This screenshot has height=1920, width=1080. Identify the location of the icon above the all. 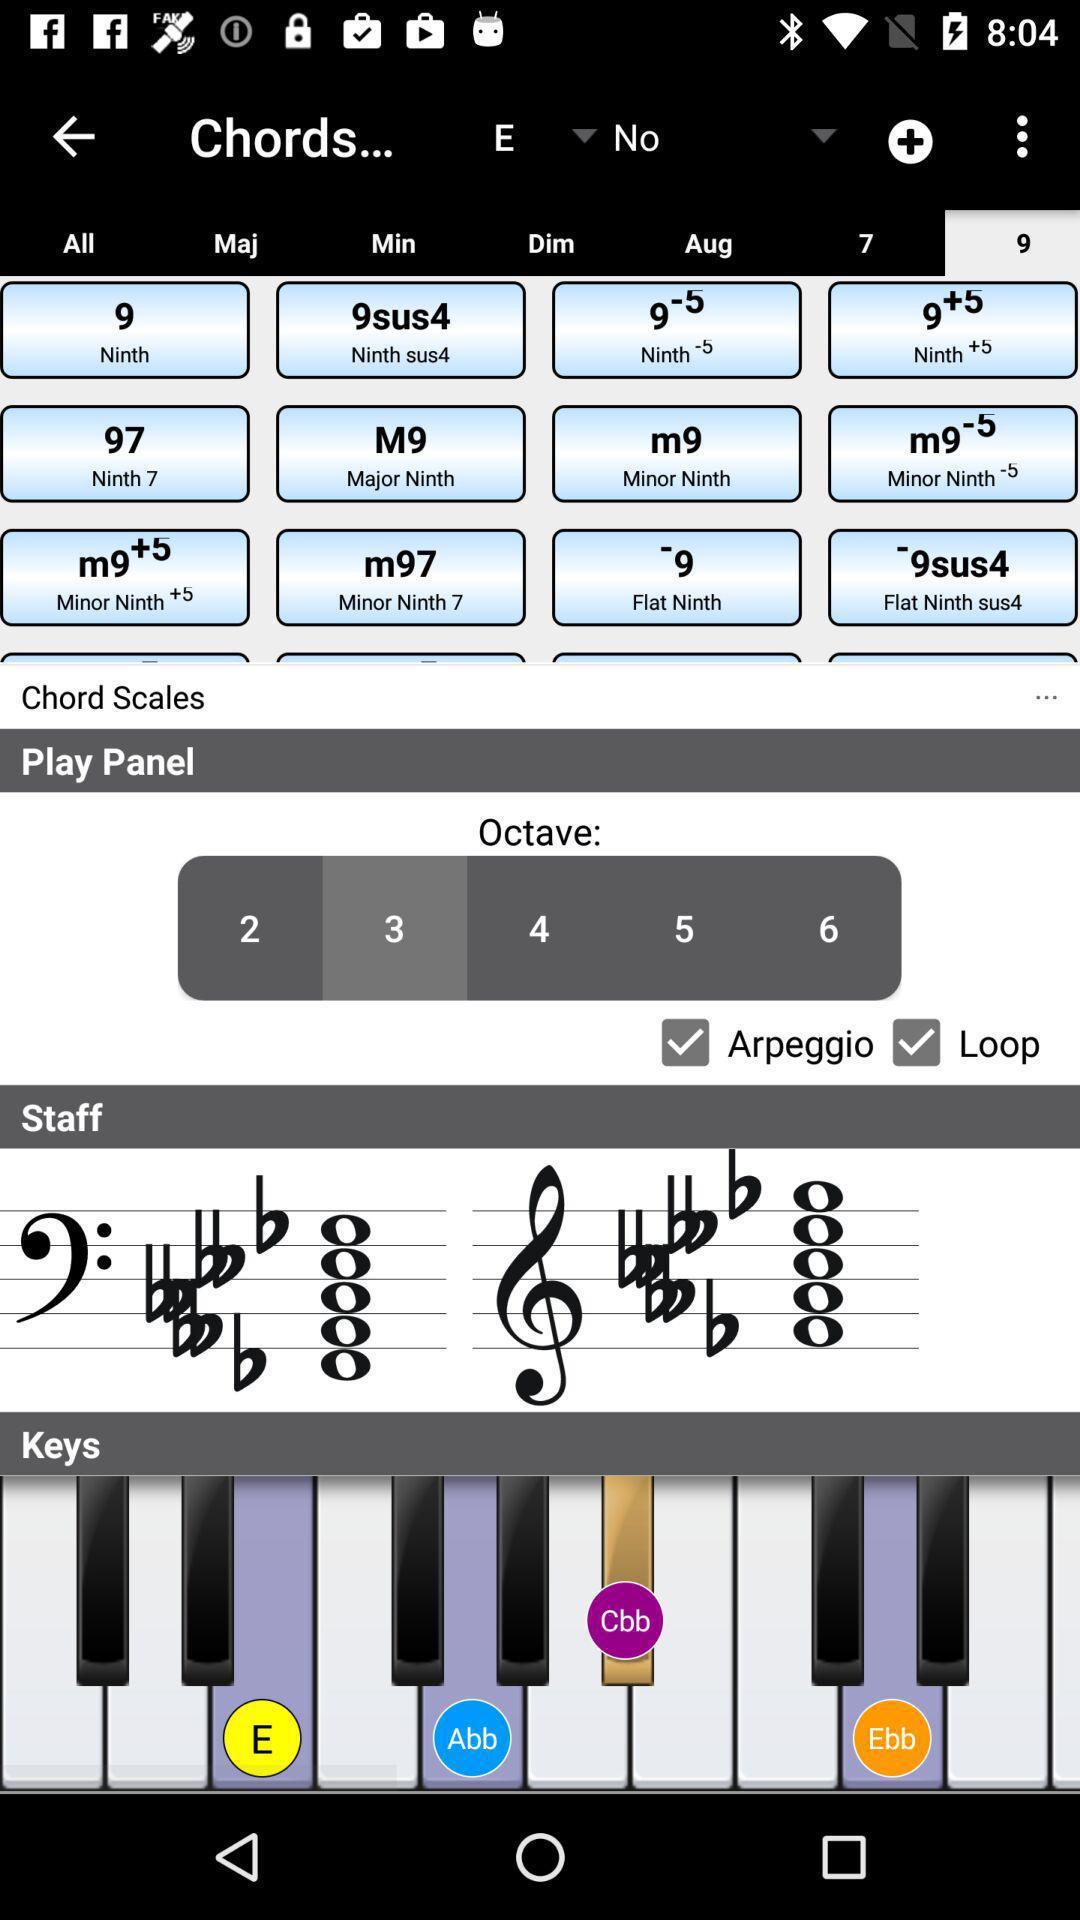
(72, 135).